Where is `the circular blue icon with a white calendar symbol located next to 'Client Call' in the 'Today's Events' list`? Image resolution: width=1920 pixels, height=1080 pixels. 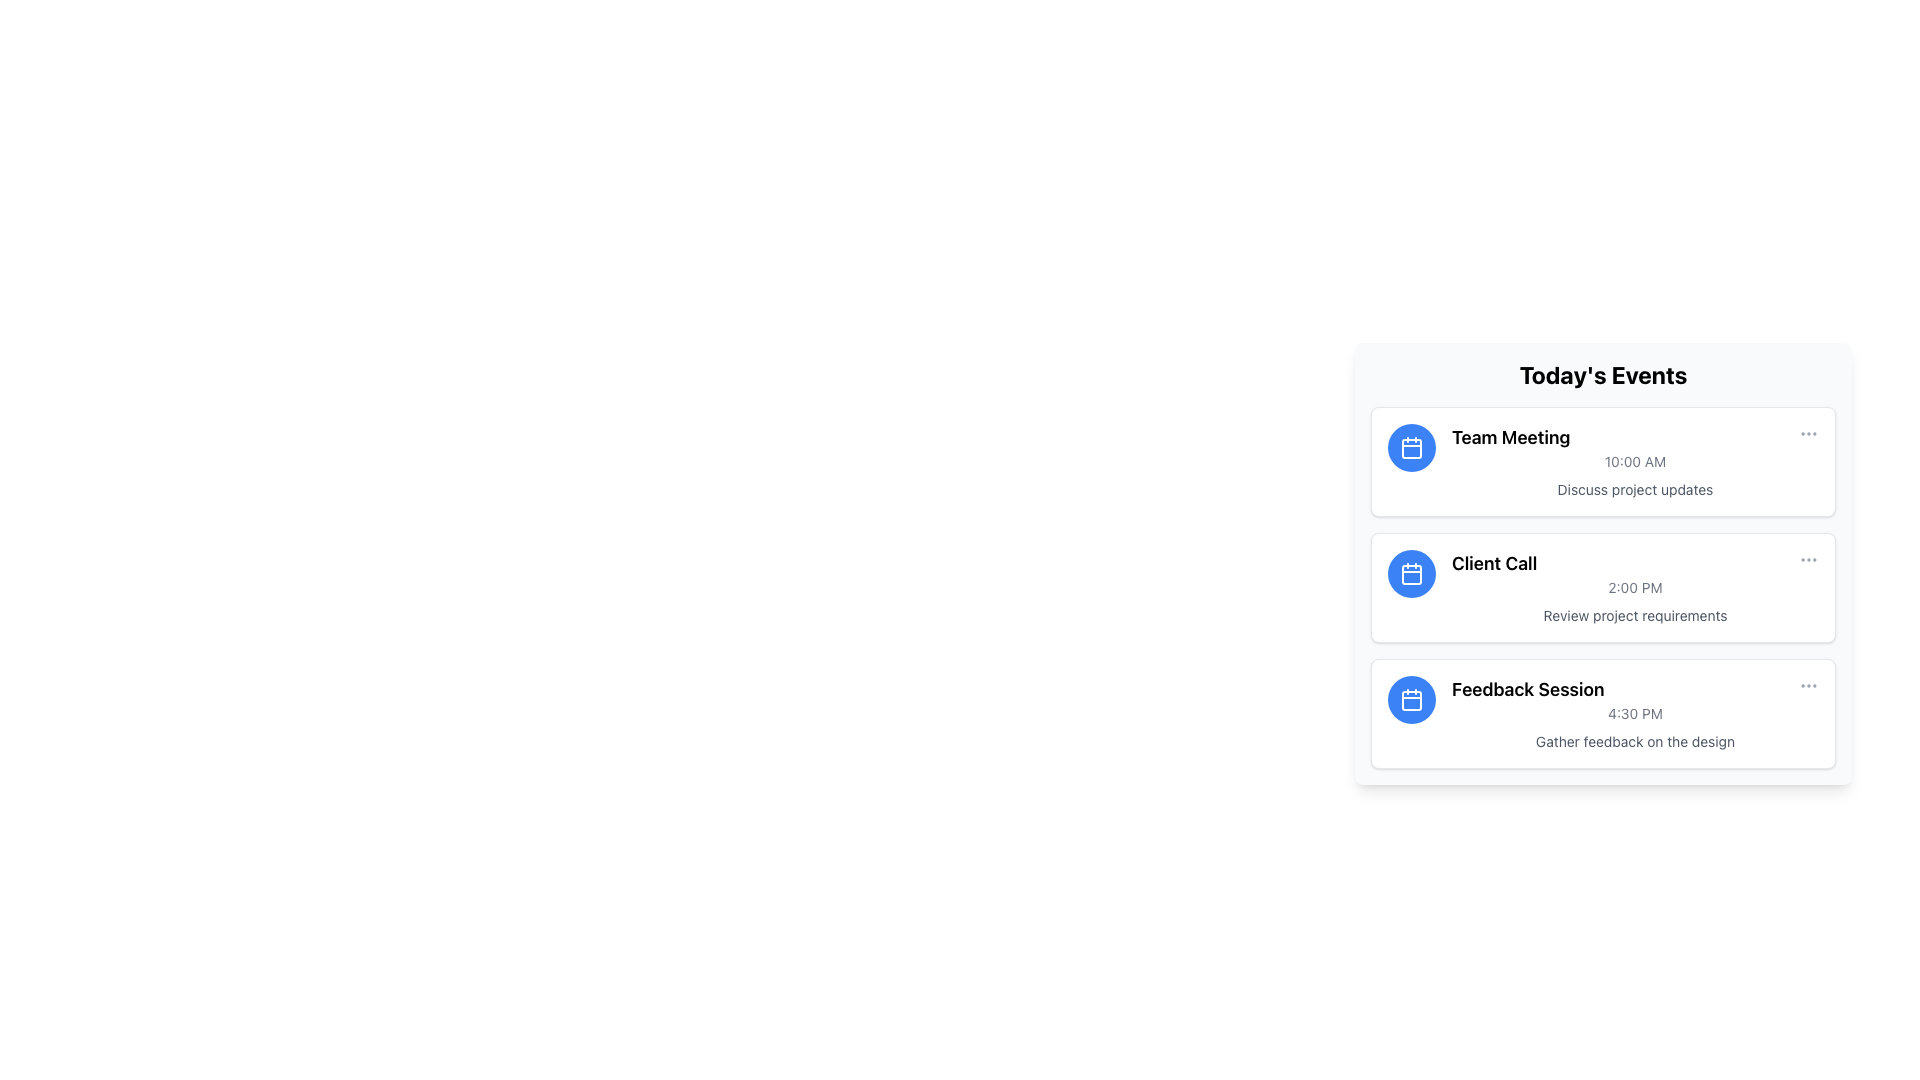
the circular blue icon with a white calendar symbol located next to 'Client Call' in the 'Today's Events' list is located at coordinates (1410, 574).